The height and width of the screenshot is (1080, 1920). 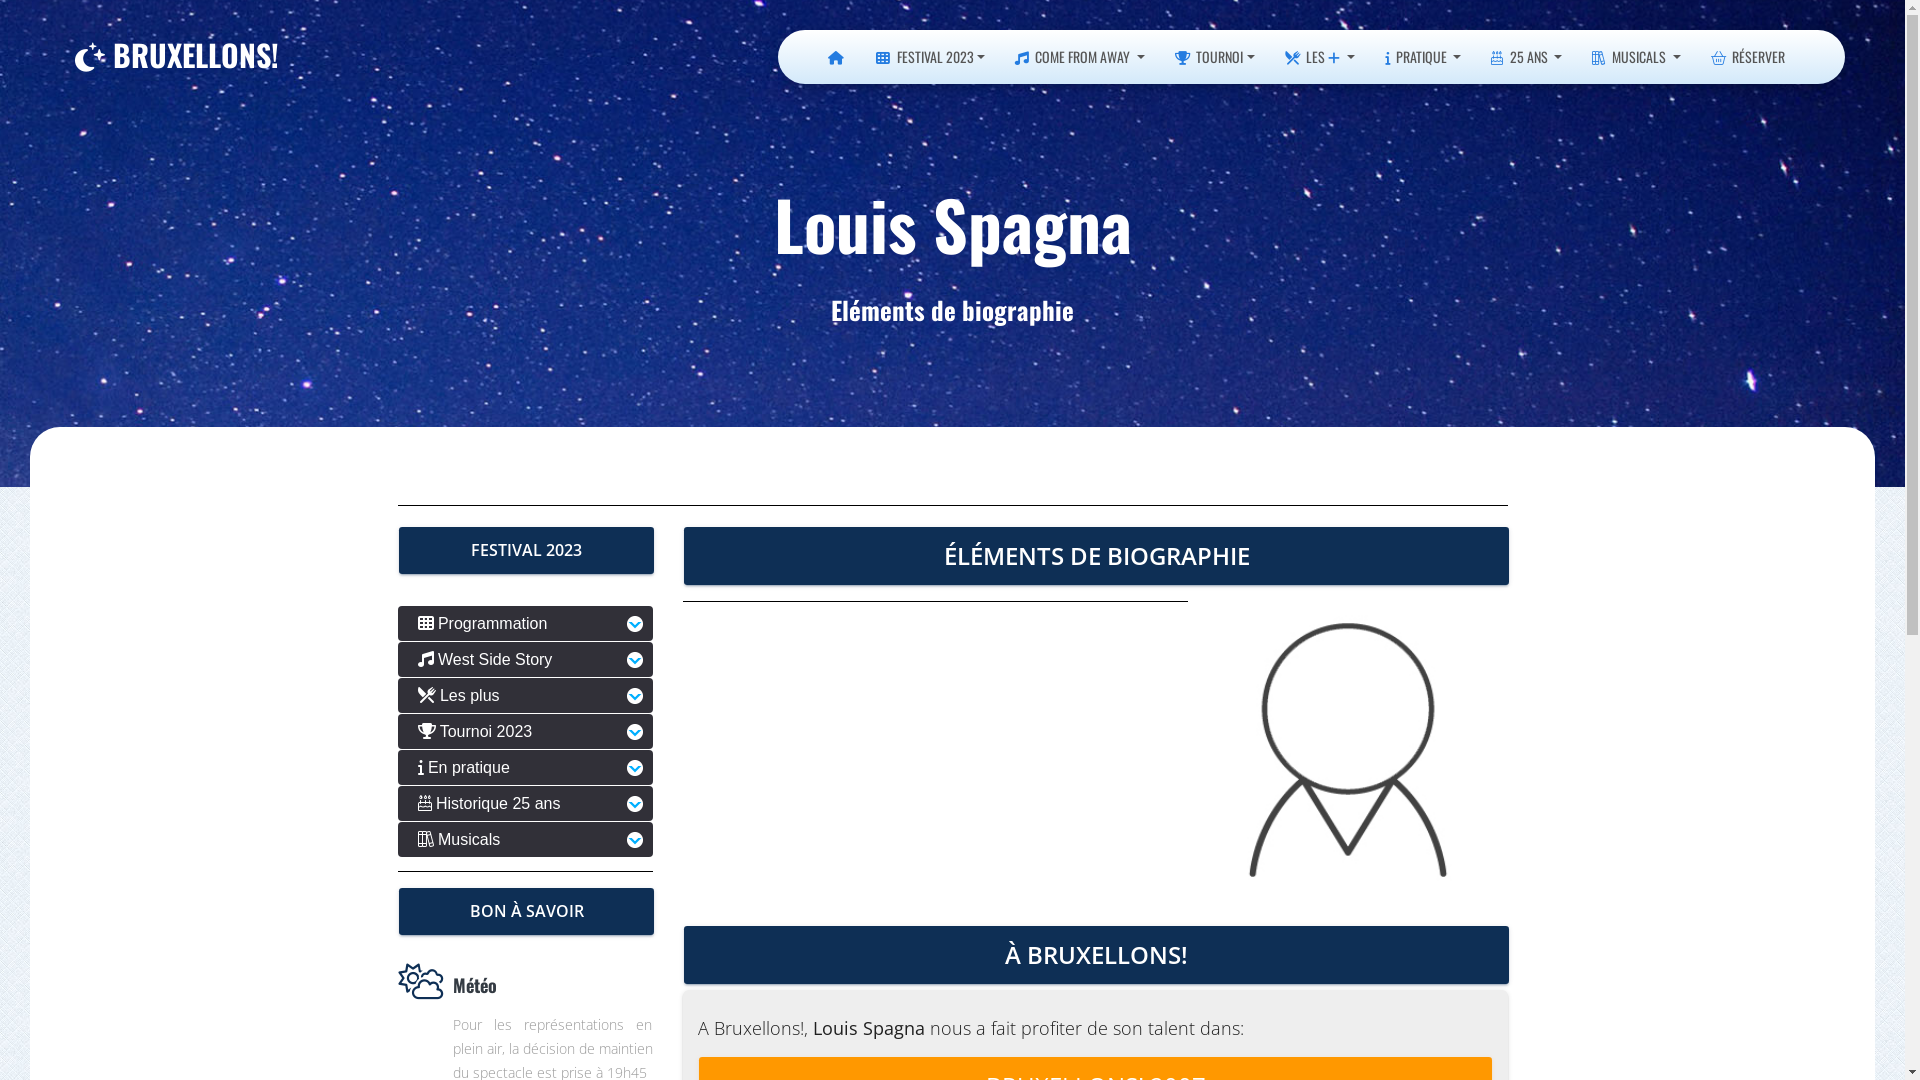 What do you see at coordinates (1525, 56) in the screenshot?
I see `'25 ANS'` at bounding box center [1525, 56].